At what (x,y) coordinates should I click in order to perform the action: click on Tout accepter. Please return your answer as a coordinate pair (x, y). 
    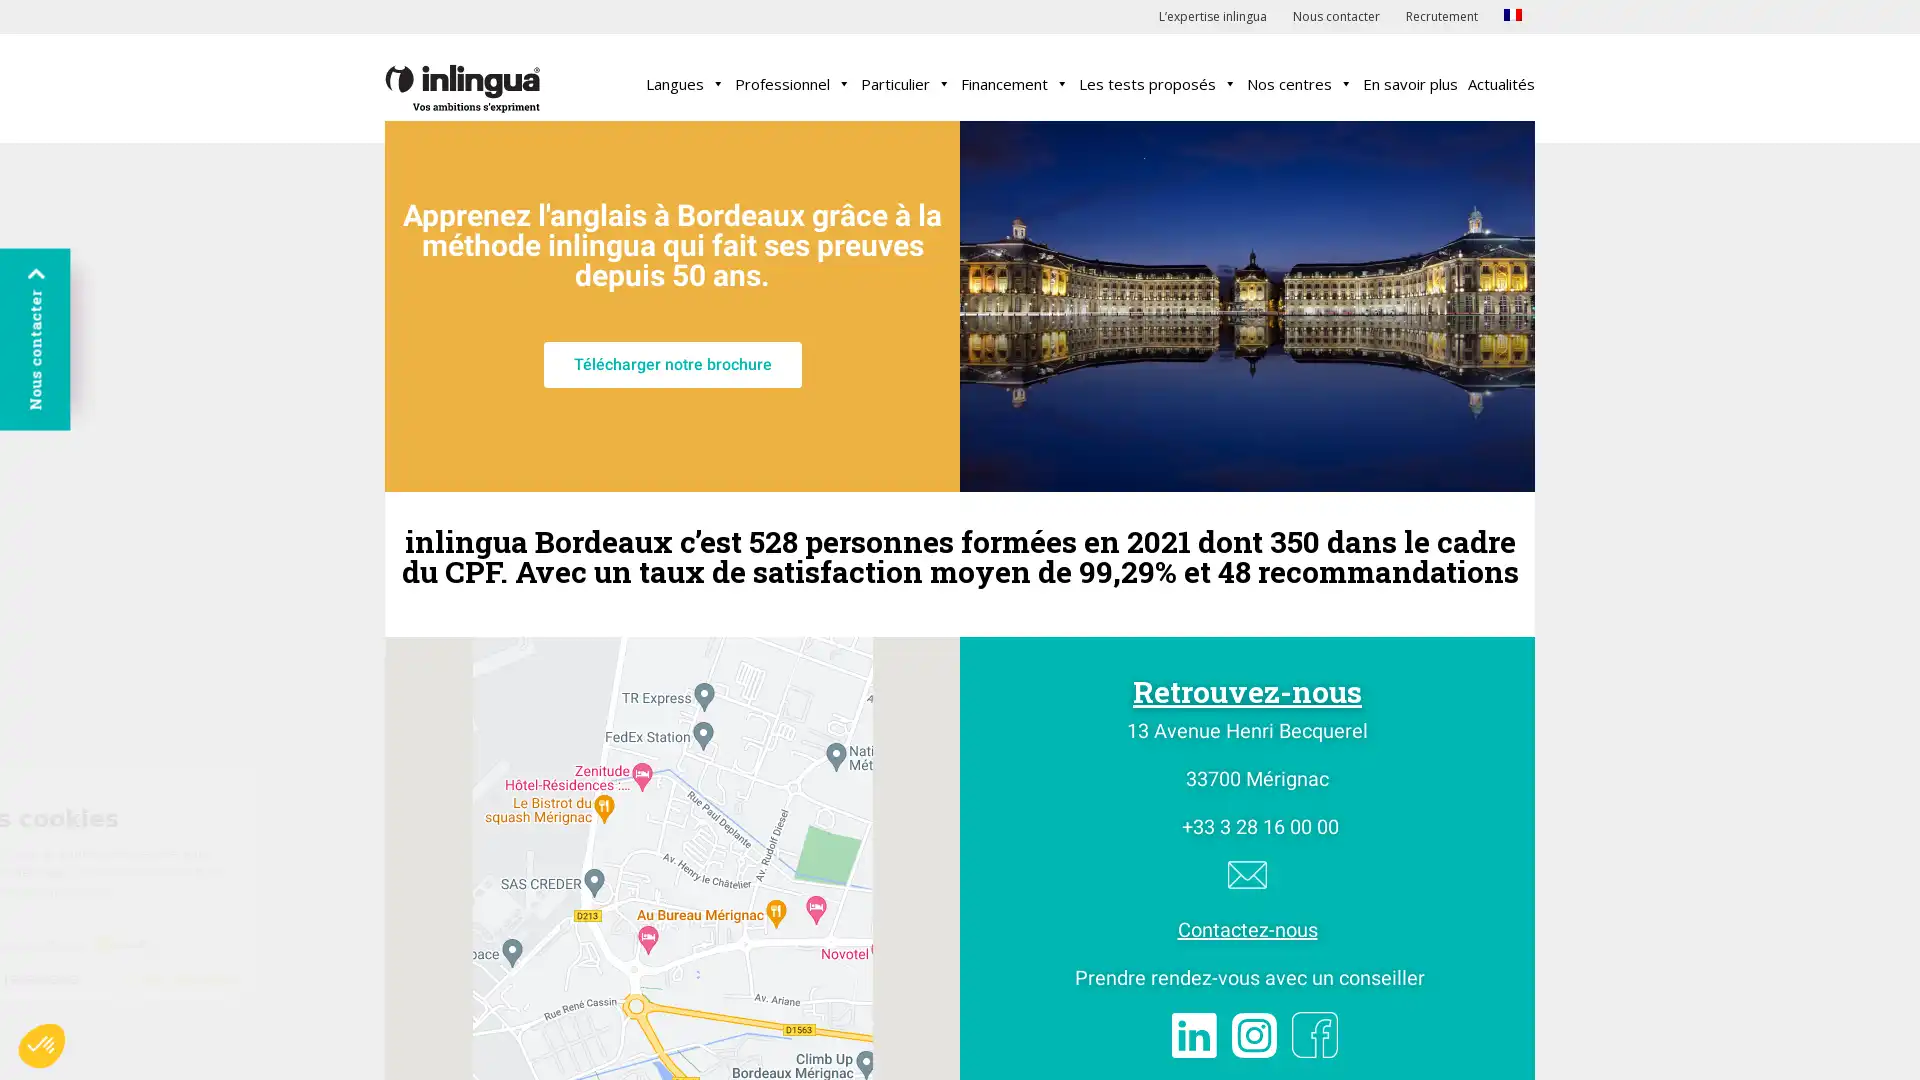
    Looking at the image, I should click on (369, 978).